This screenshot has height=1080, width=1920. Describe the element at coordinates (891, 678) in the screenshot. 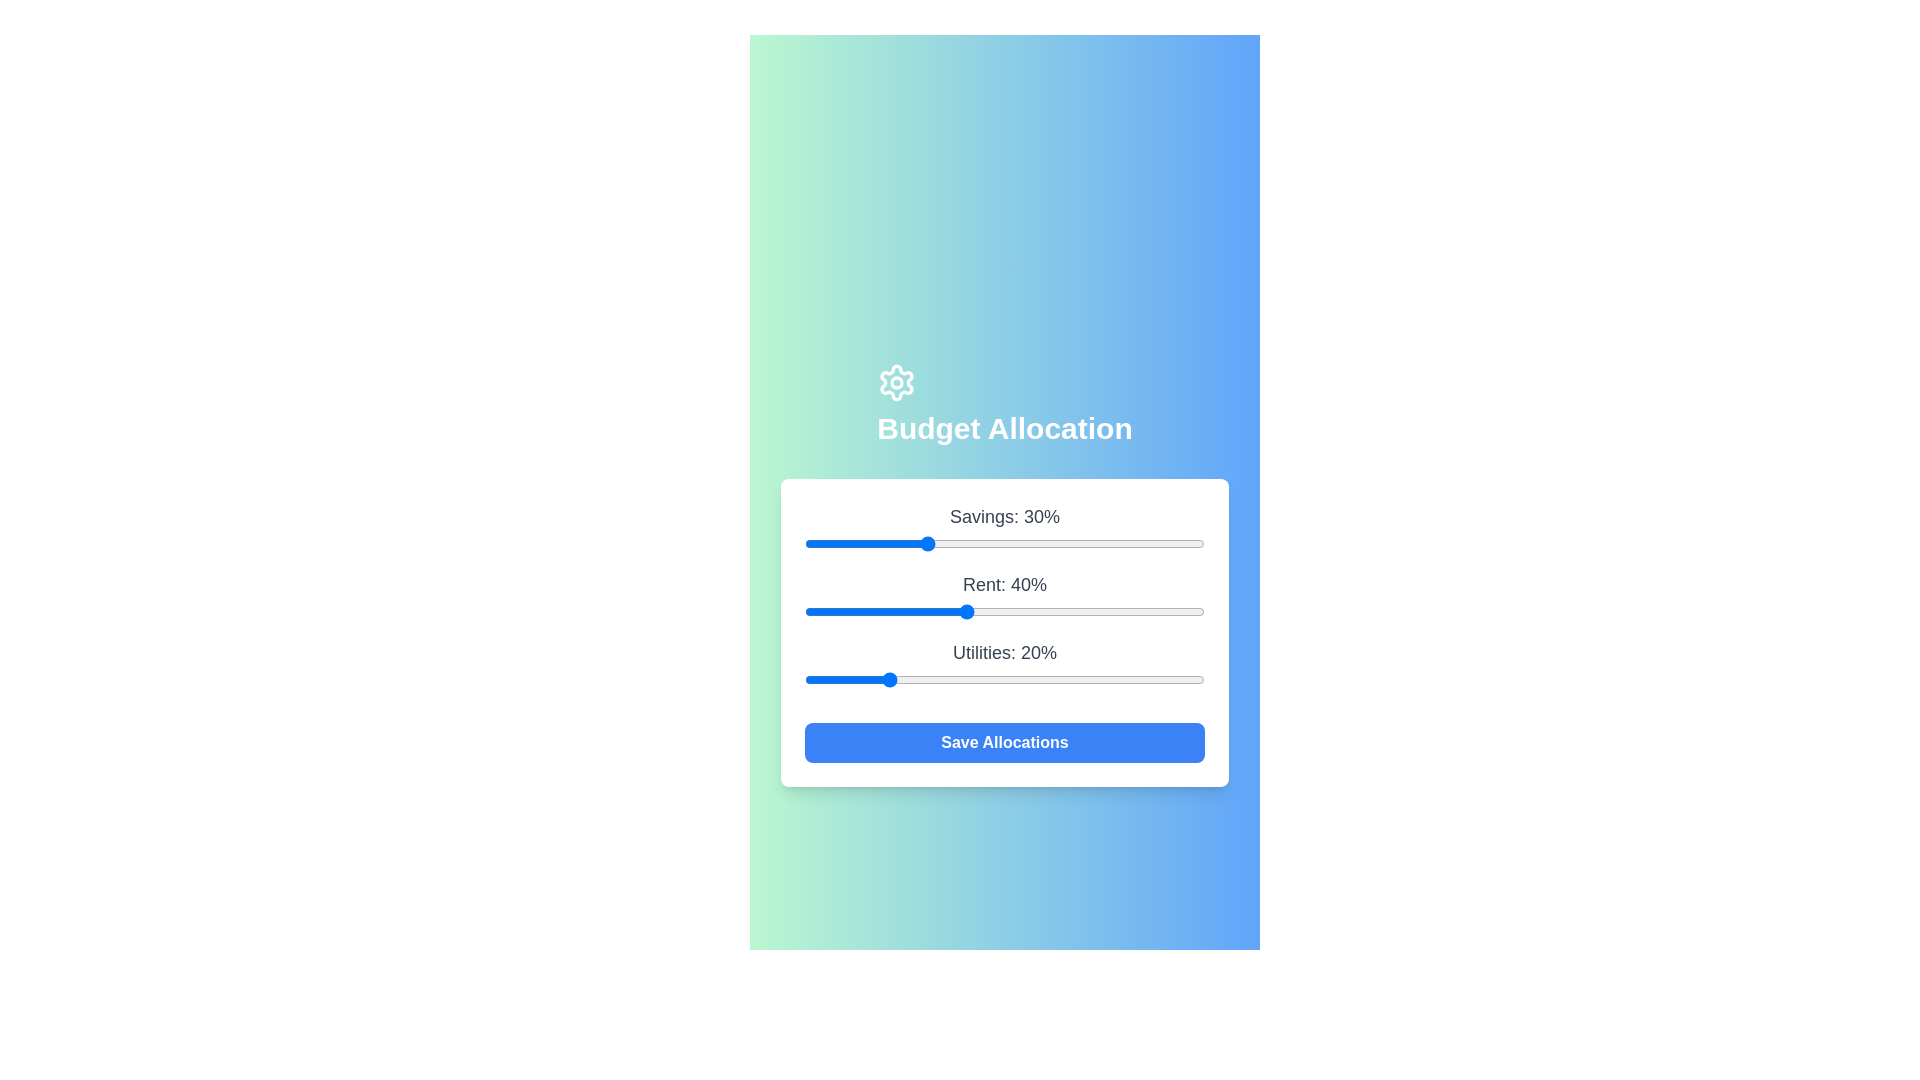

I see `the 'Utilities' slider to allocate 22% of the budget` at that location.